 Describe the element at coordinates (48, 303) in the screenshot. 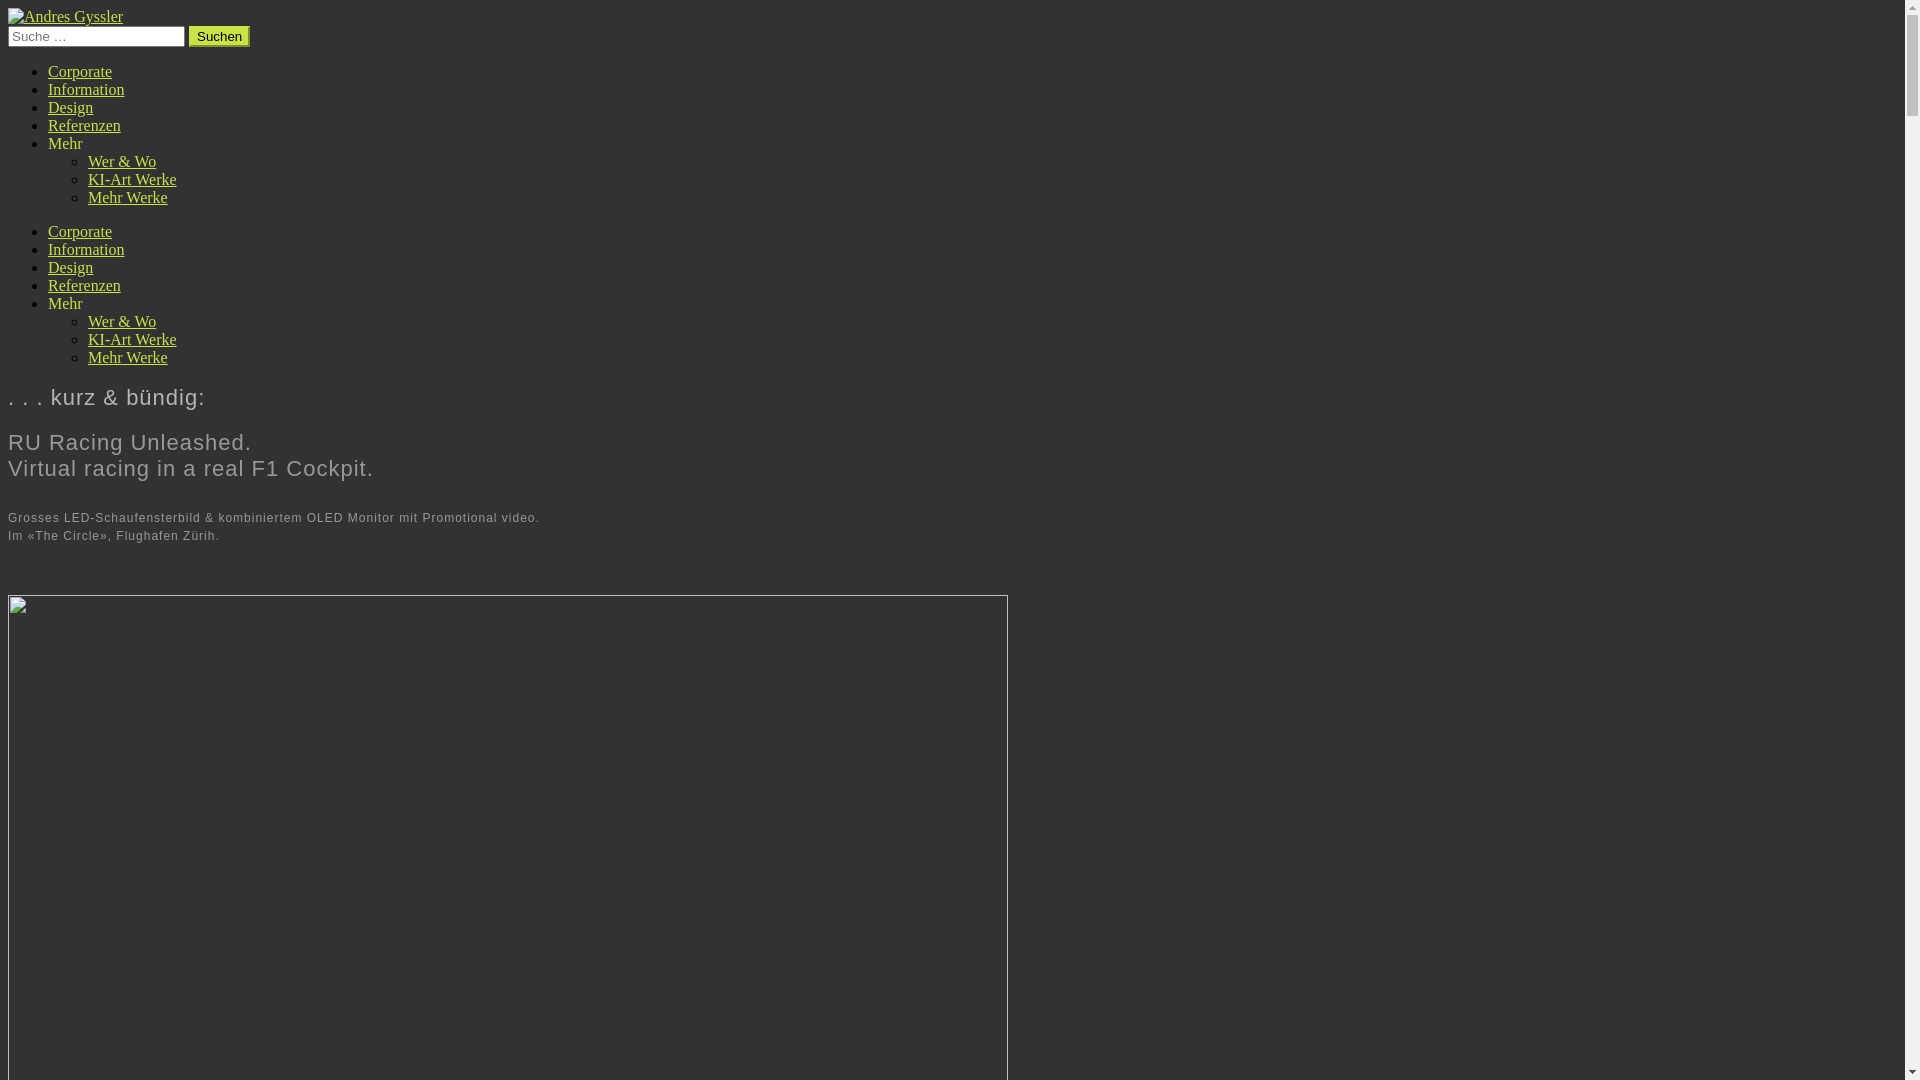

I see `'Mehr'` at that location.